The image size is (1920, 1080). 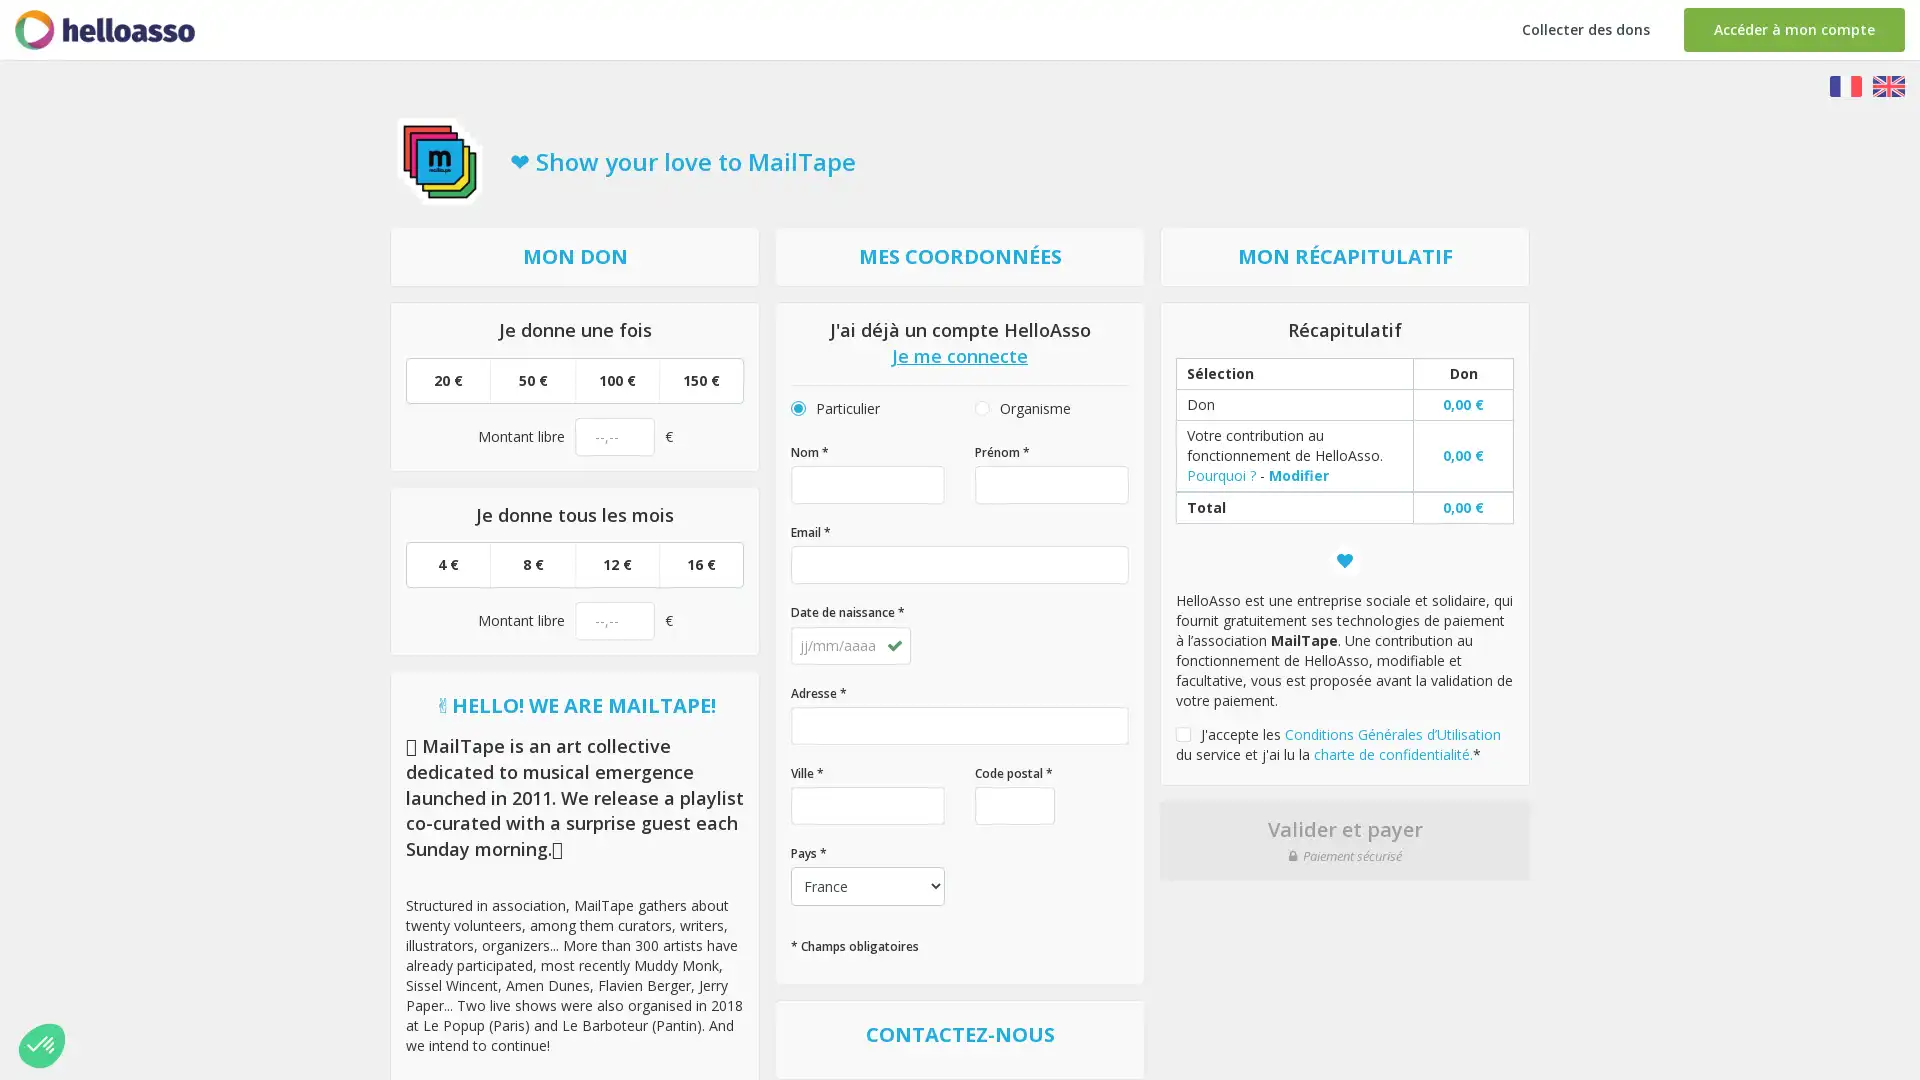 I want to click on Tout accepter, so click(x=369, y=978).